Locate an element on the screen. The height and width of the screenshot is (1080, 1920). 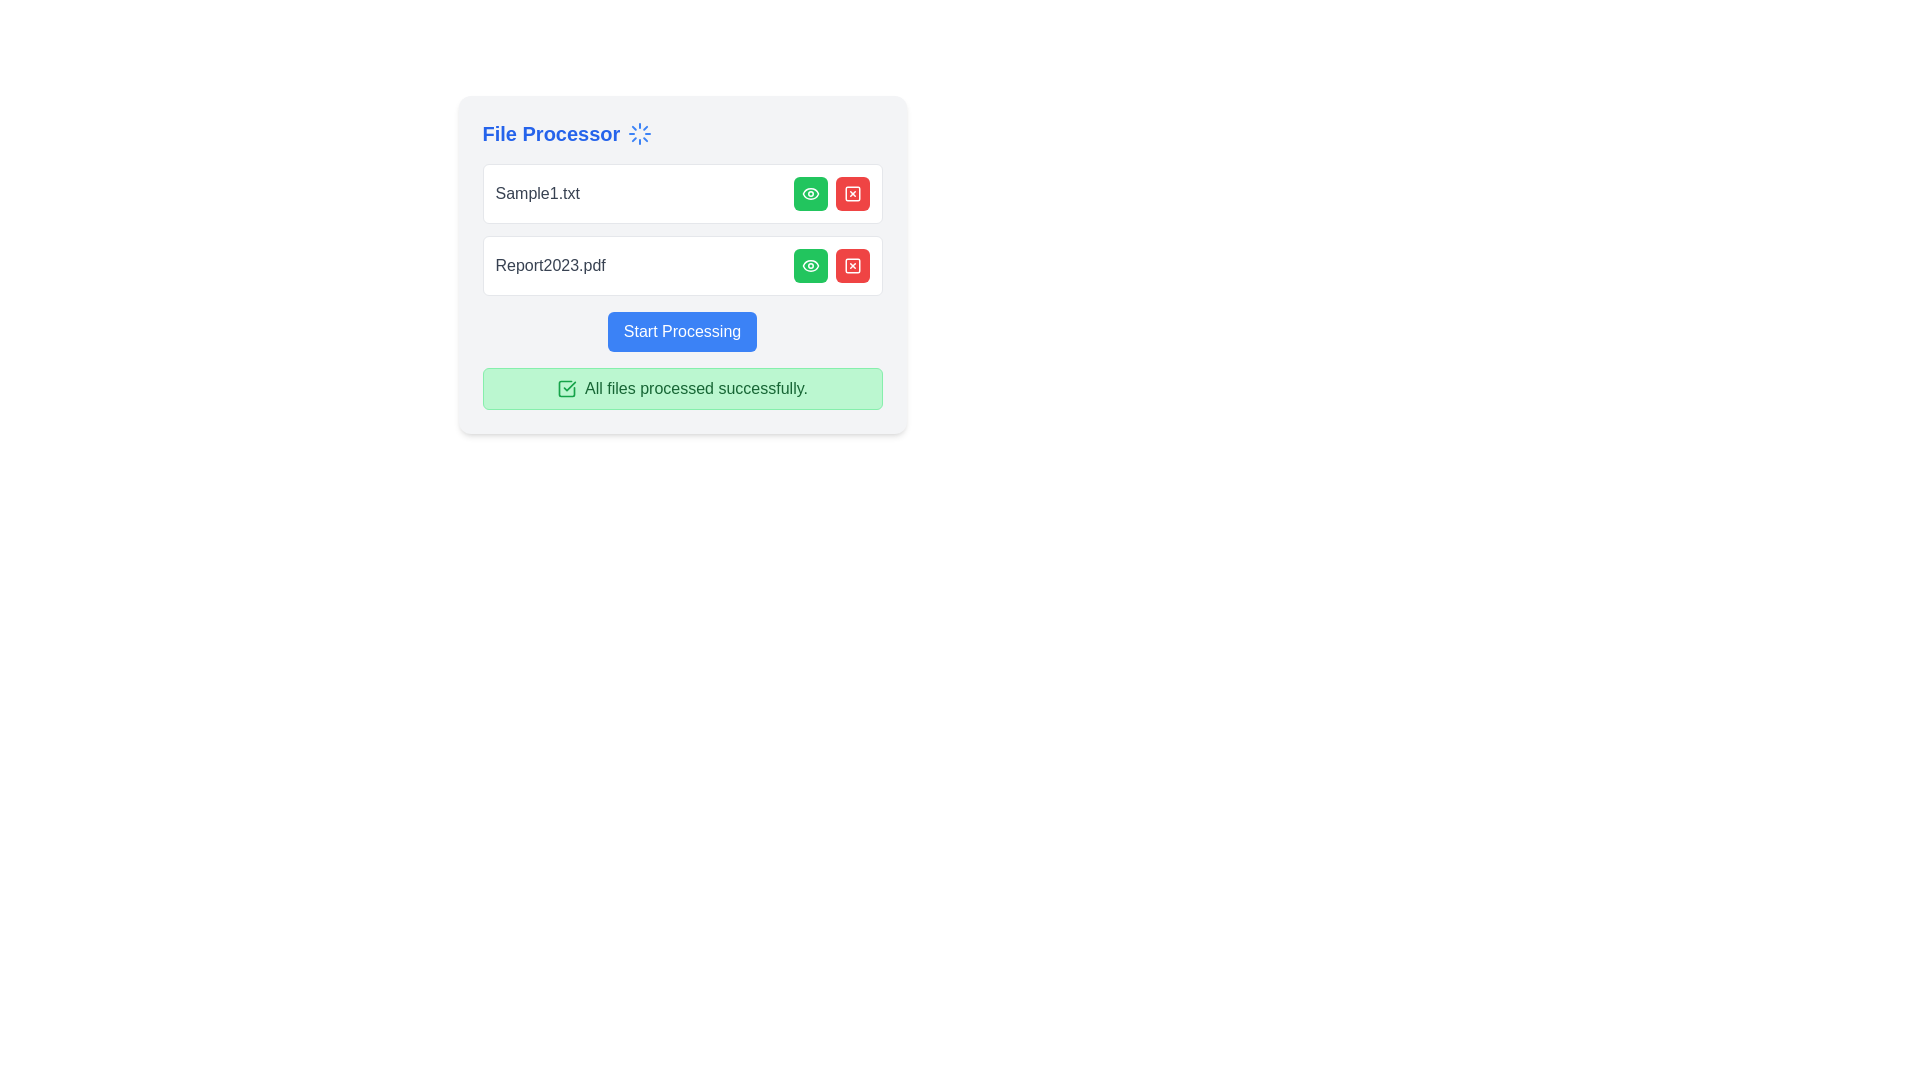
the green eye icon with a circular outline located within the green button next to the 'Report2023.pdf' item in the file list is located at coordinates (810, 193).